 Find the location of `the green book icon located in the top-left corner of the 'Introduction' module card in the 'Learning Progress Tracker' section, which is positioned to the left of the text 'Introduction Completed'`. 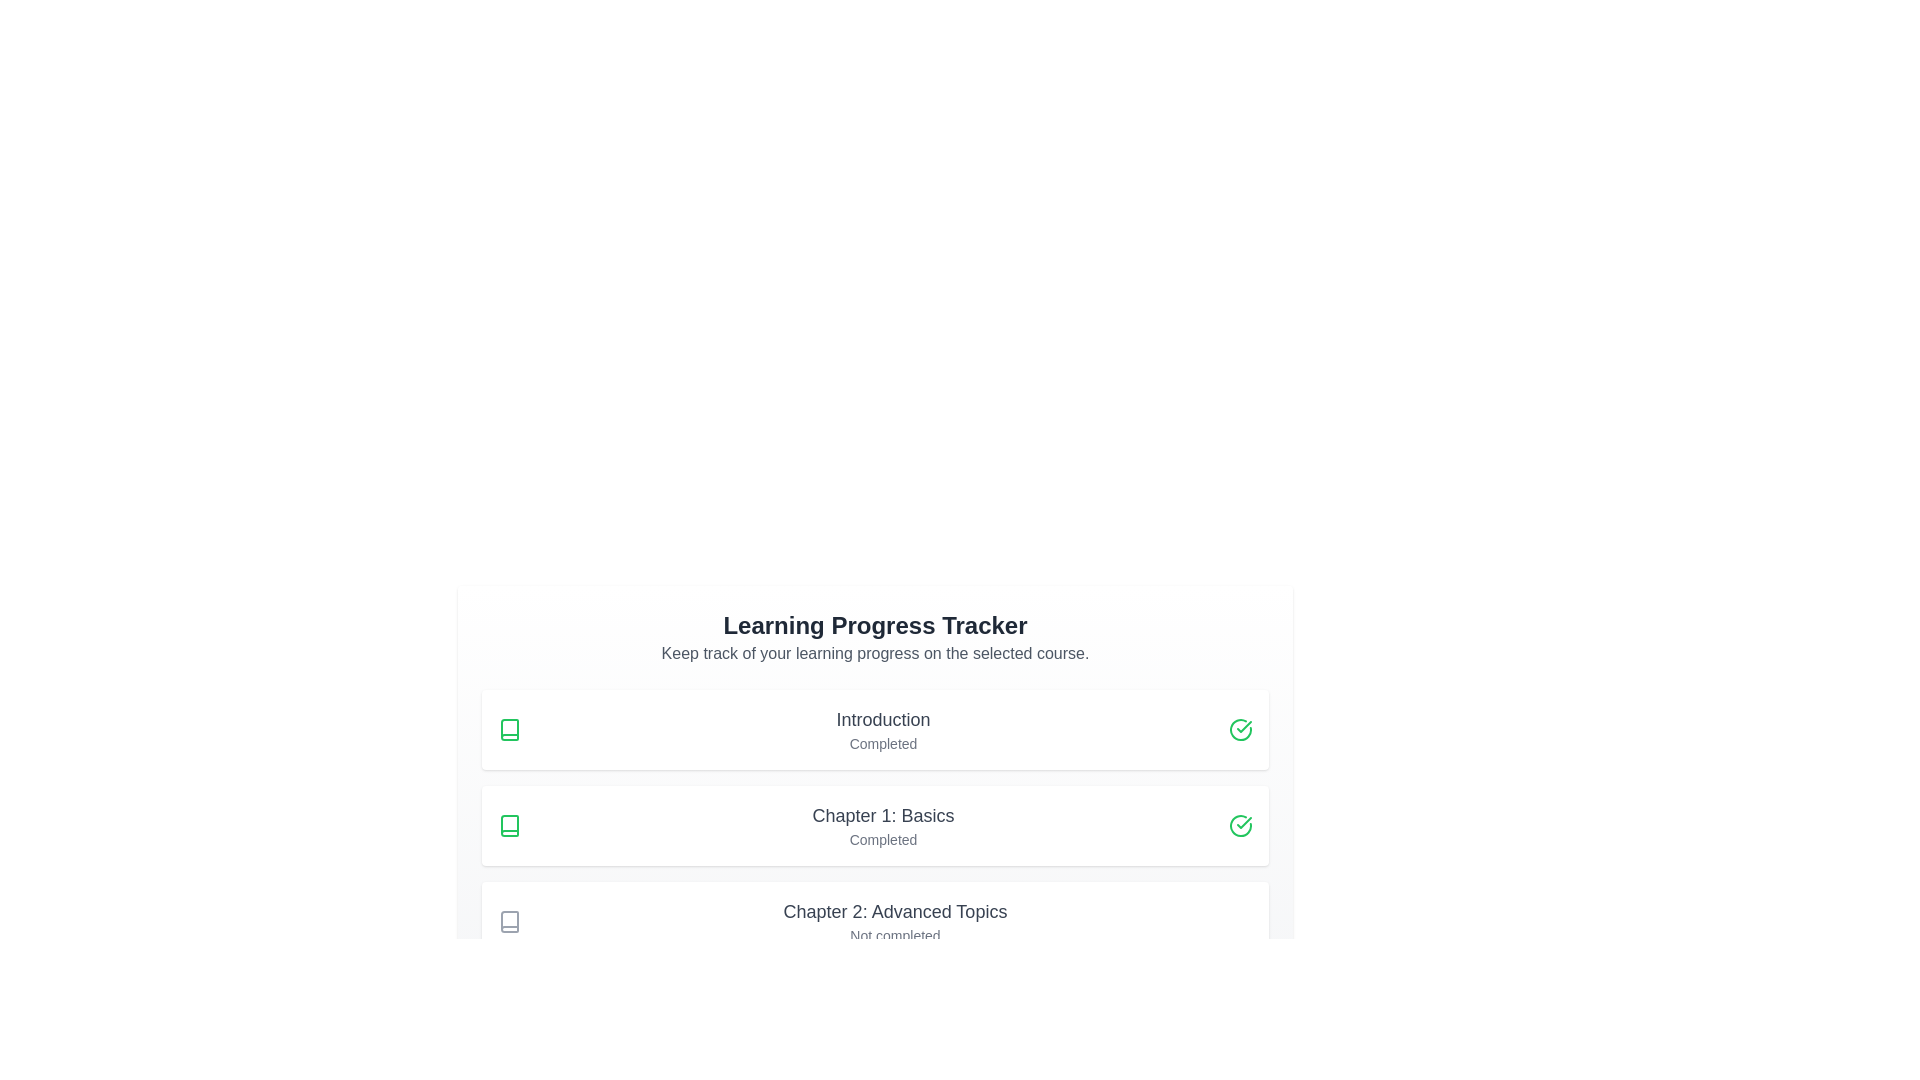

the green book icon located in the top-left corner of the 'Introduction' module card in the 'Learning Progress Tracker' section, which is positioned to the left of the text 'Introduction Completed' is located at coordinates (509, 729).